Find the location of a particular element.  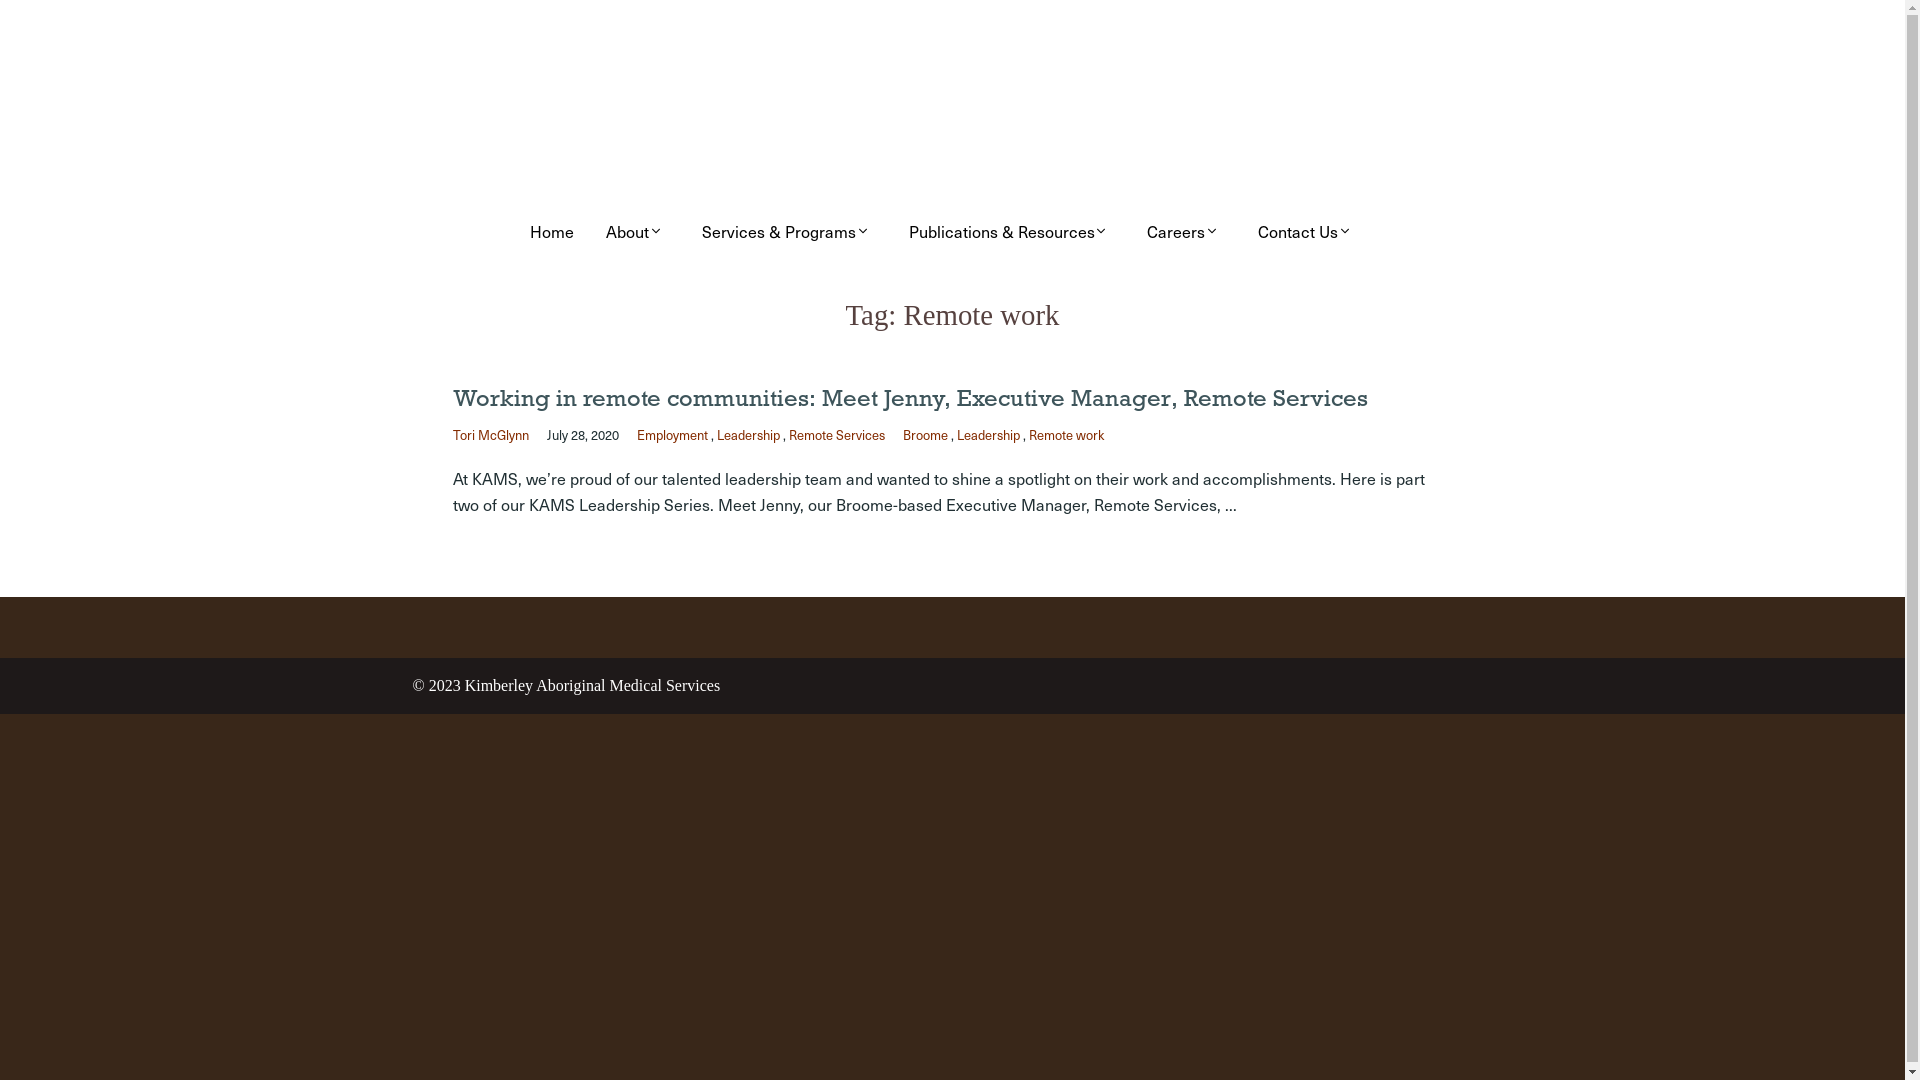

'Tori McGlynn' is located at coordinates (450, 433).